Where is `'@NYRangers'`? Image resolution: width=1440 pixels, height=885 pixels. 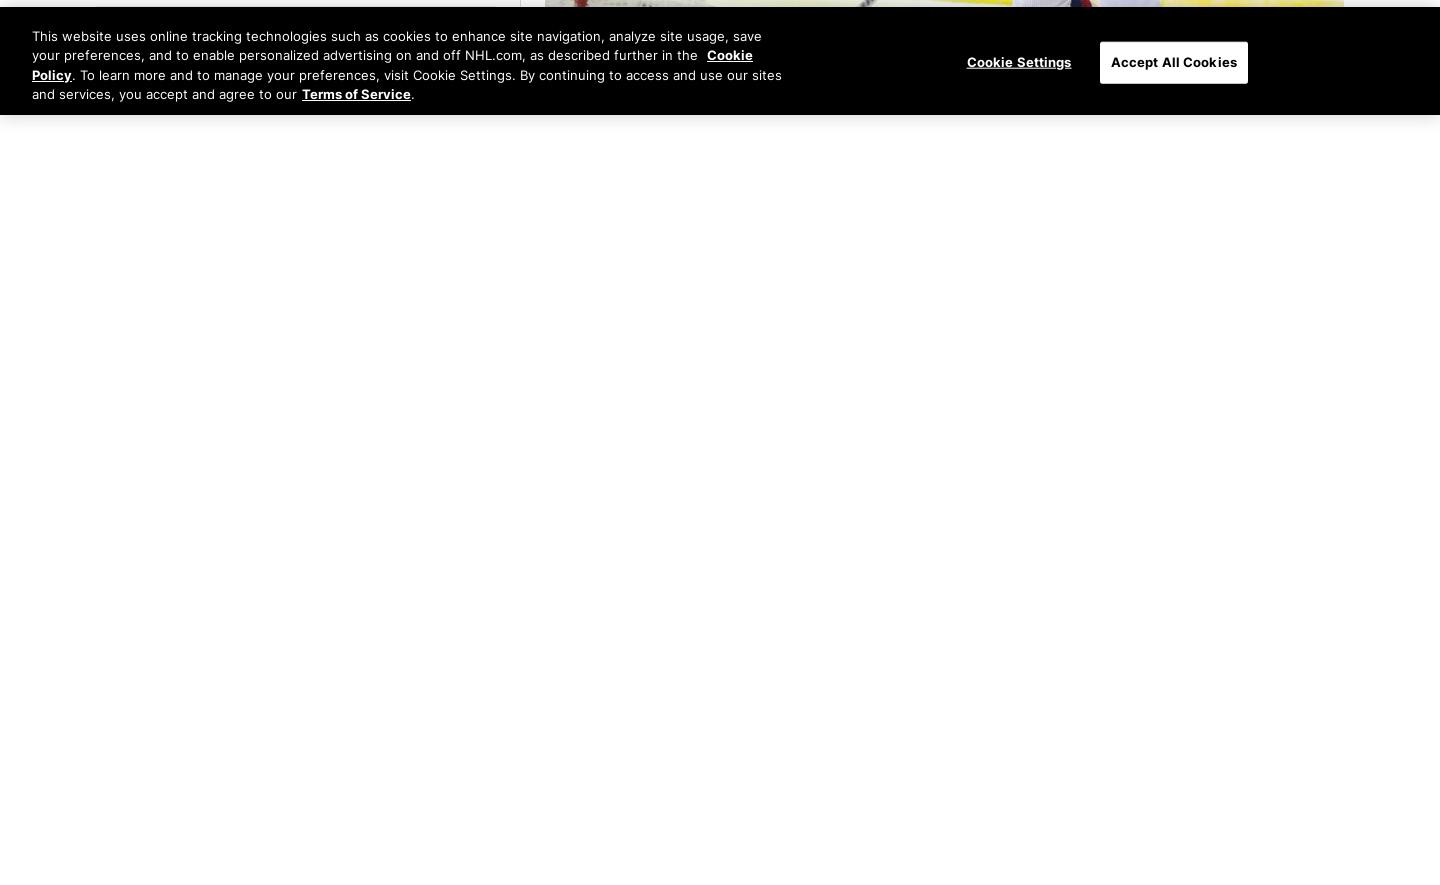 '@NYRangers' is located at coordinates (767, 116).